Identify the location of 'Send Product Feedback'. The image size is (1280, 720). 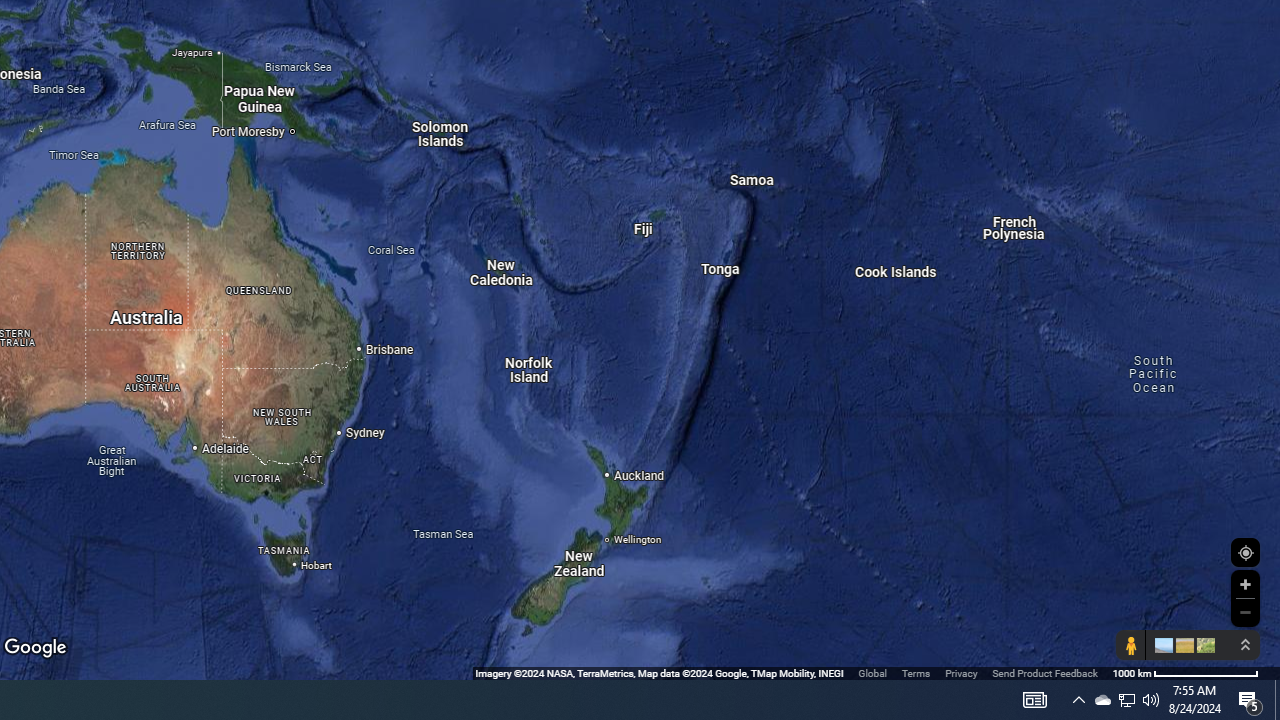
(1044, 673).